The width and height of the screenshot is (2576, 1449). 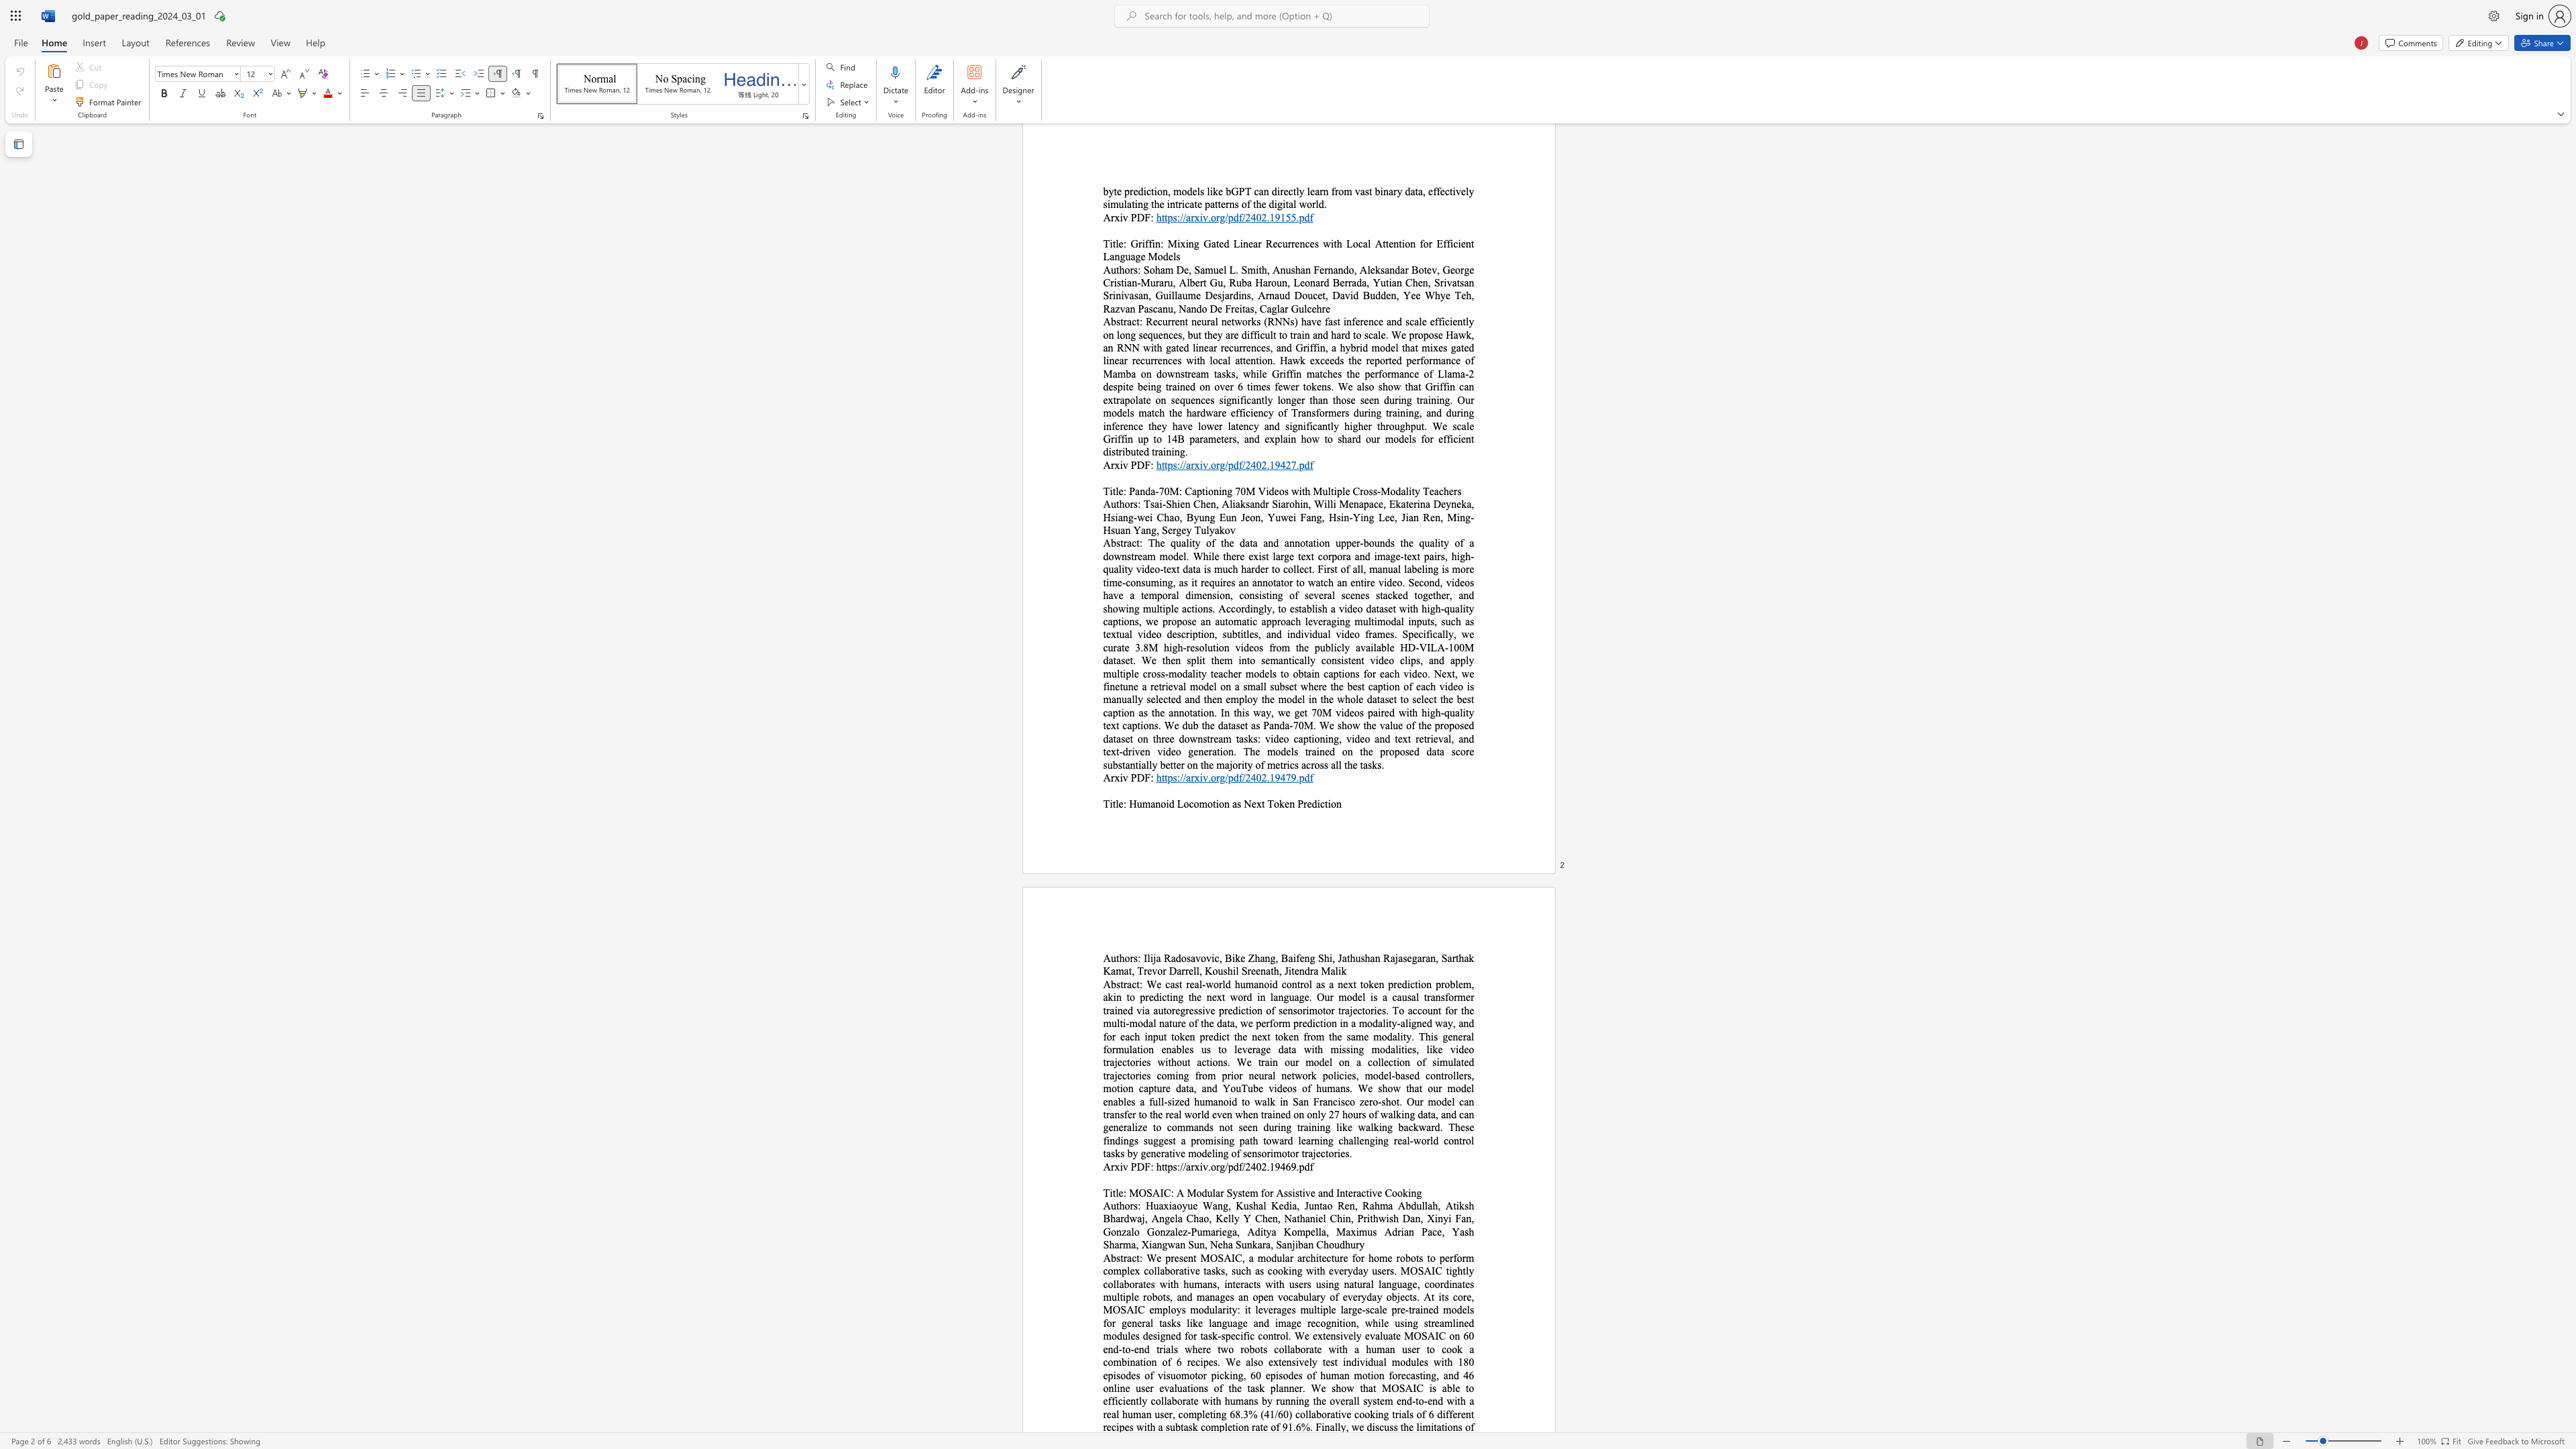 What do you see at coordinates (1141, 804) in the screenshot?
I see `the subset text "manoid Locomotio" within the text "Humanoid Locomotion as Next Token Prediction"` at bounding box center [1141, 804].